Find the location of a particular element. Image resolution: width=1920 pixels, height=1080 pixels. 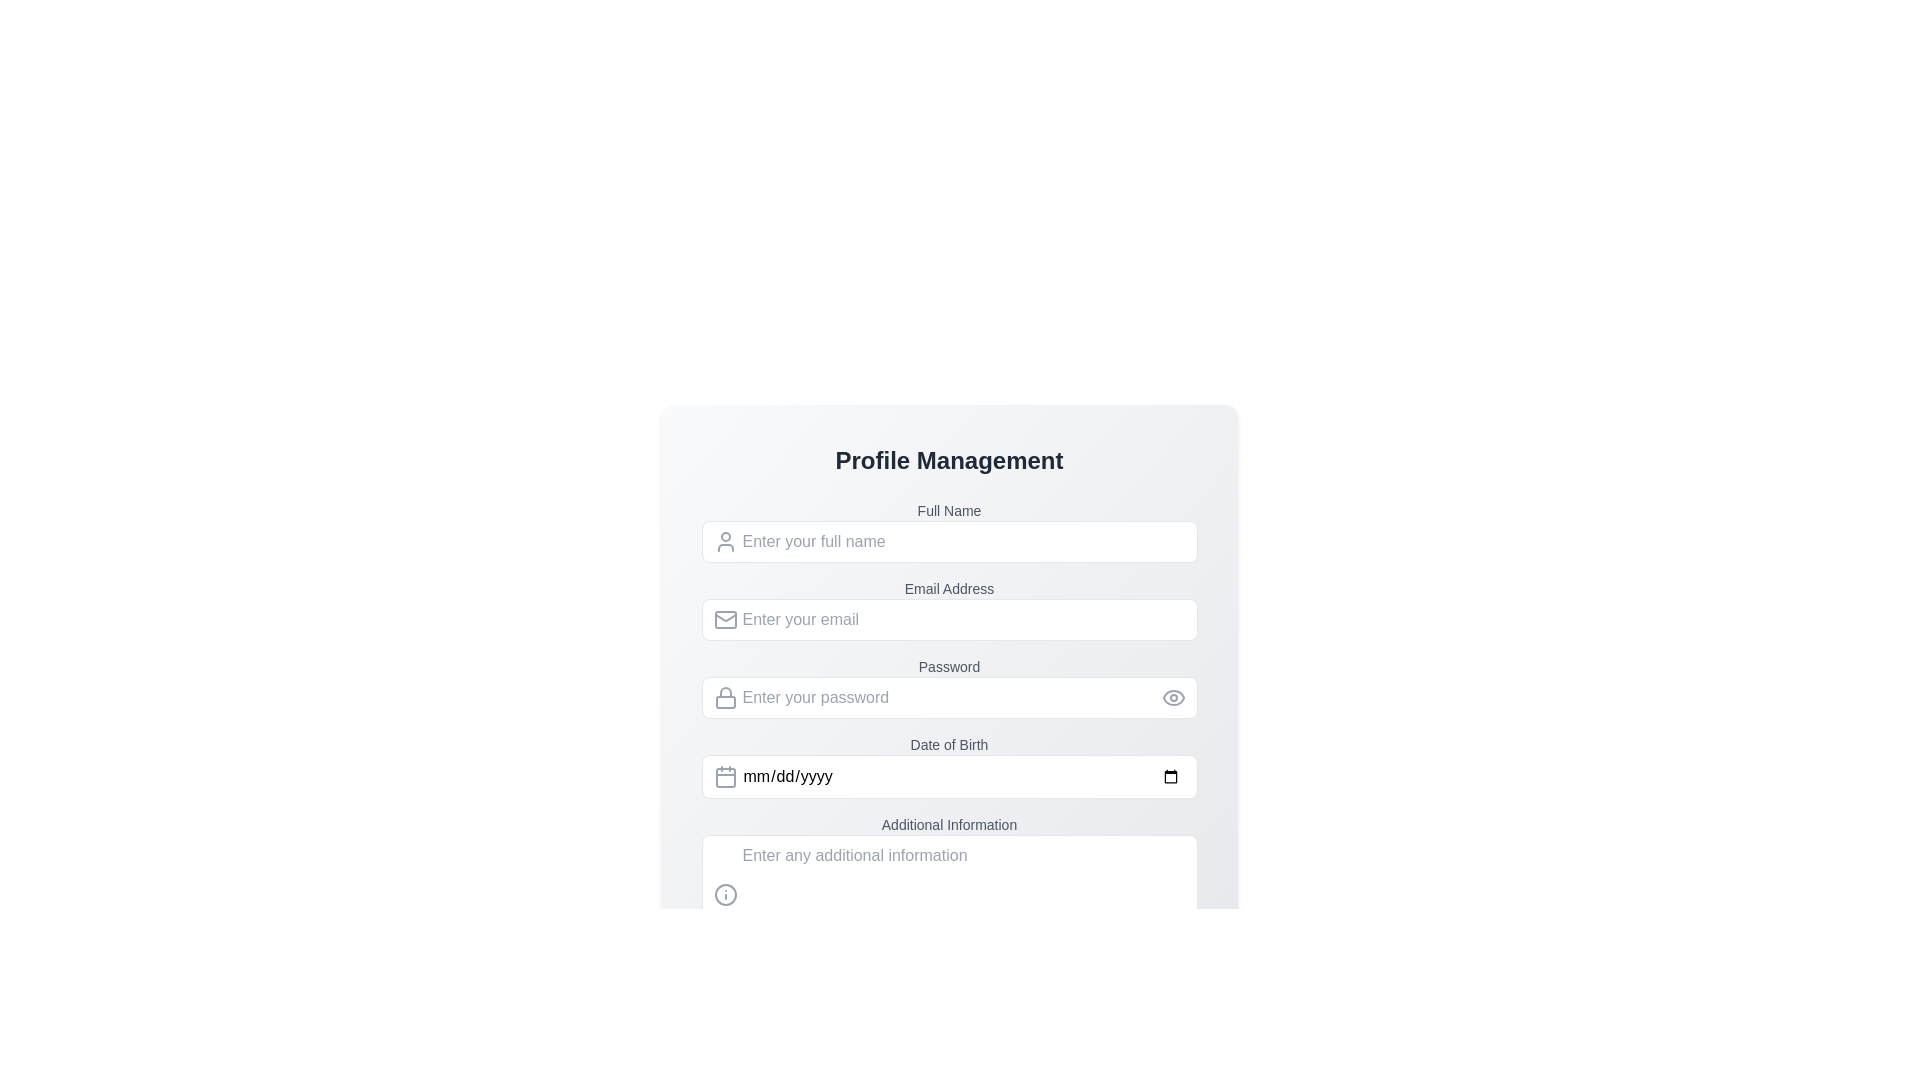

the Decorative circular SVG element located near the bottom-left of the 'Additional Information' text input field is located at coordinates (724, 893).